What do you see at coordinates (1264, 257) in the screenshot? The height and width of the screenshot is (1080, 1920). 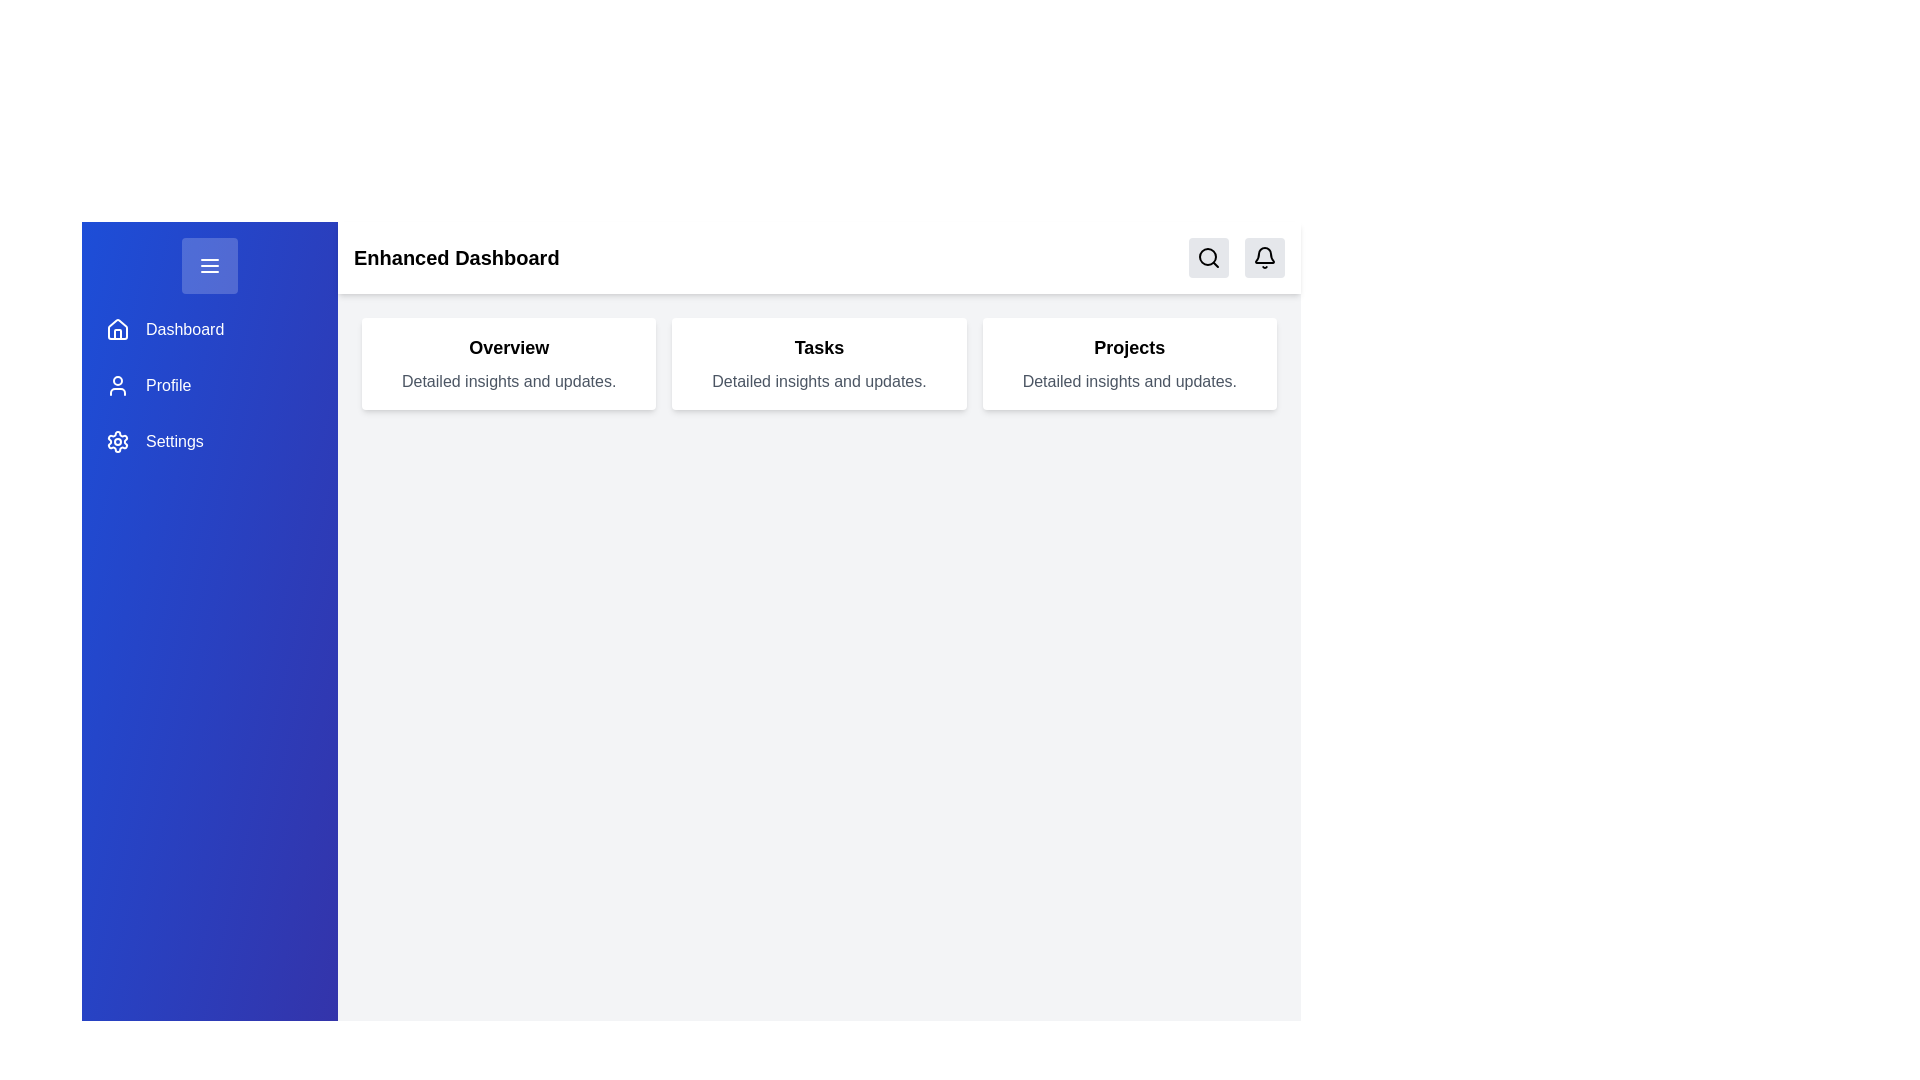 I see `the second button in the group of two adjacent buttons at the top right corner of the main interface` at bounding box center [1264, 257].